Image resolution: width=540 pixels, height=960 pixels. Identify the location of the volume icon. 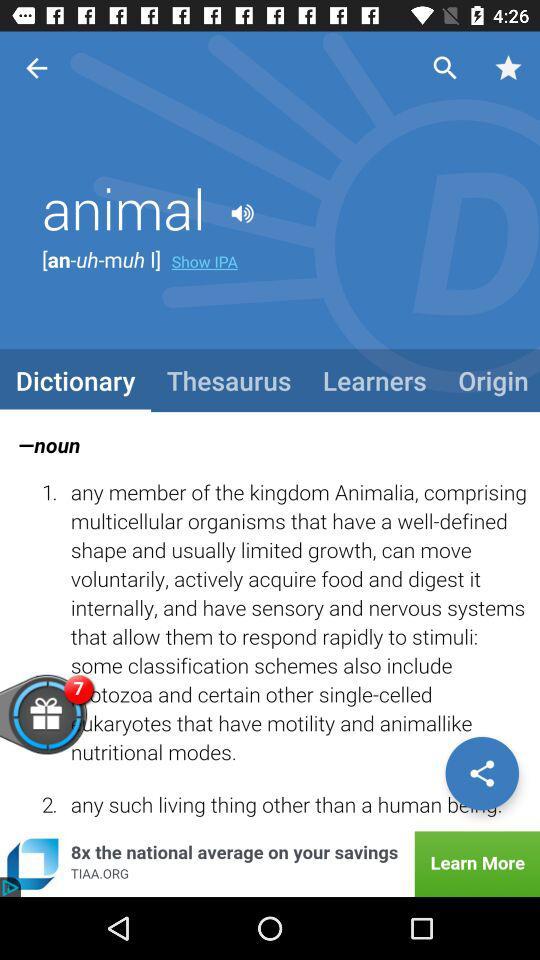
(242, 214).